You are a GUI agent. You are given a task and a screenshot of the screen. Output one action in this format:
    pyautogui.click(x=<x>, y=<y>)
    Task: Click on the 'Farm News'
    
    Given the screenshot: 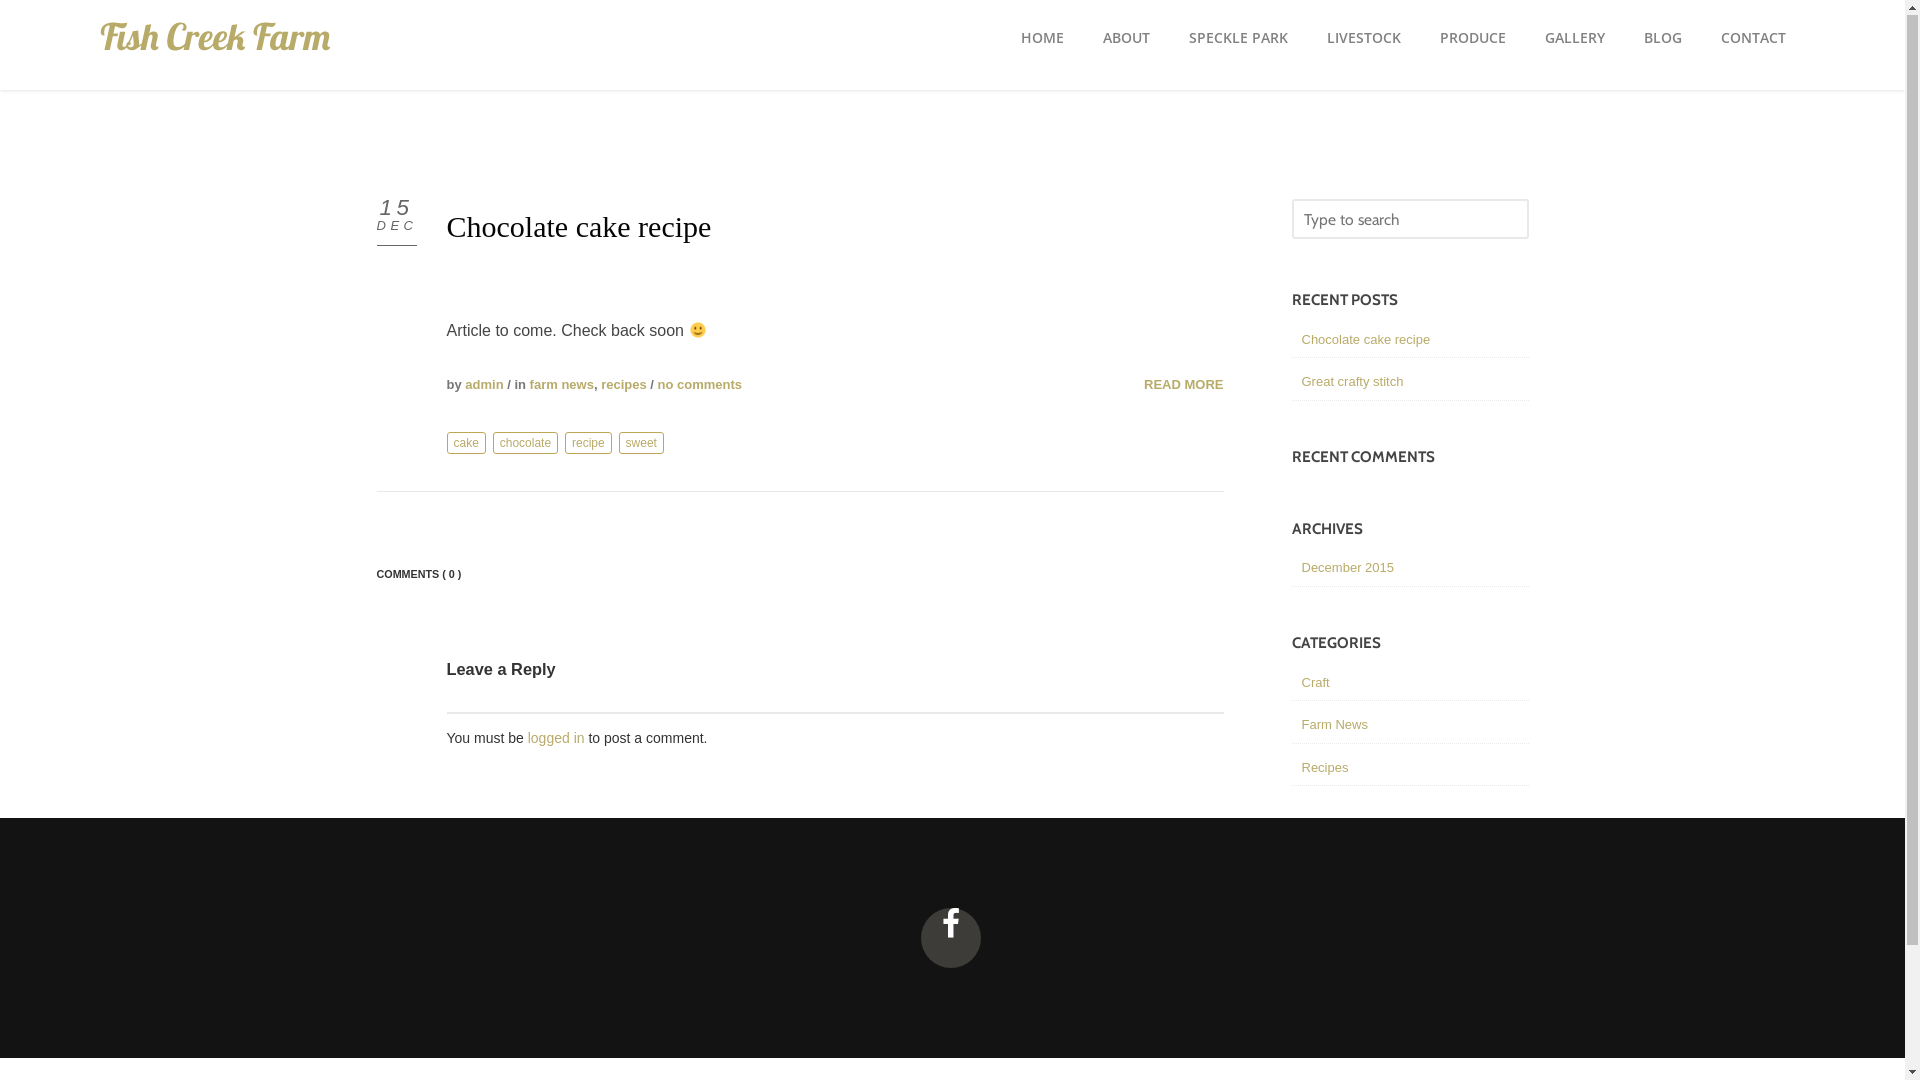 What is the action you would take?
    pyautogui.click(x=1301, y=725)
    